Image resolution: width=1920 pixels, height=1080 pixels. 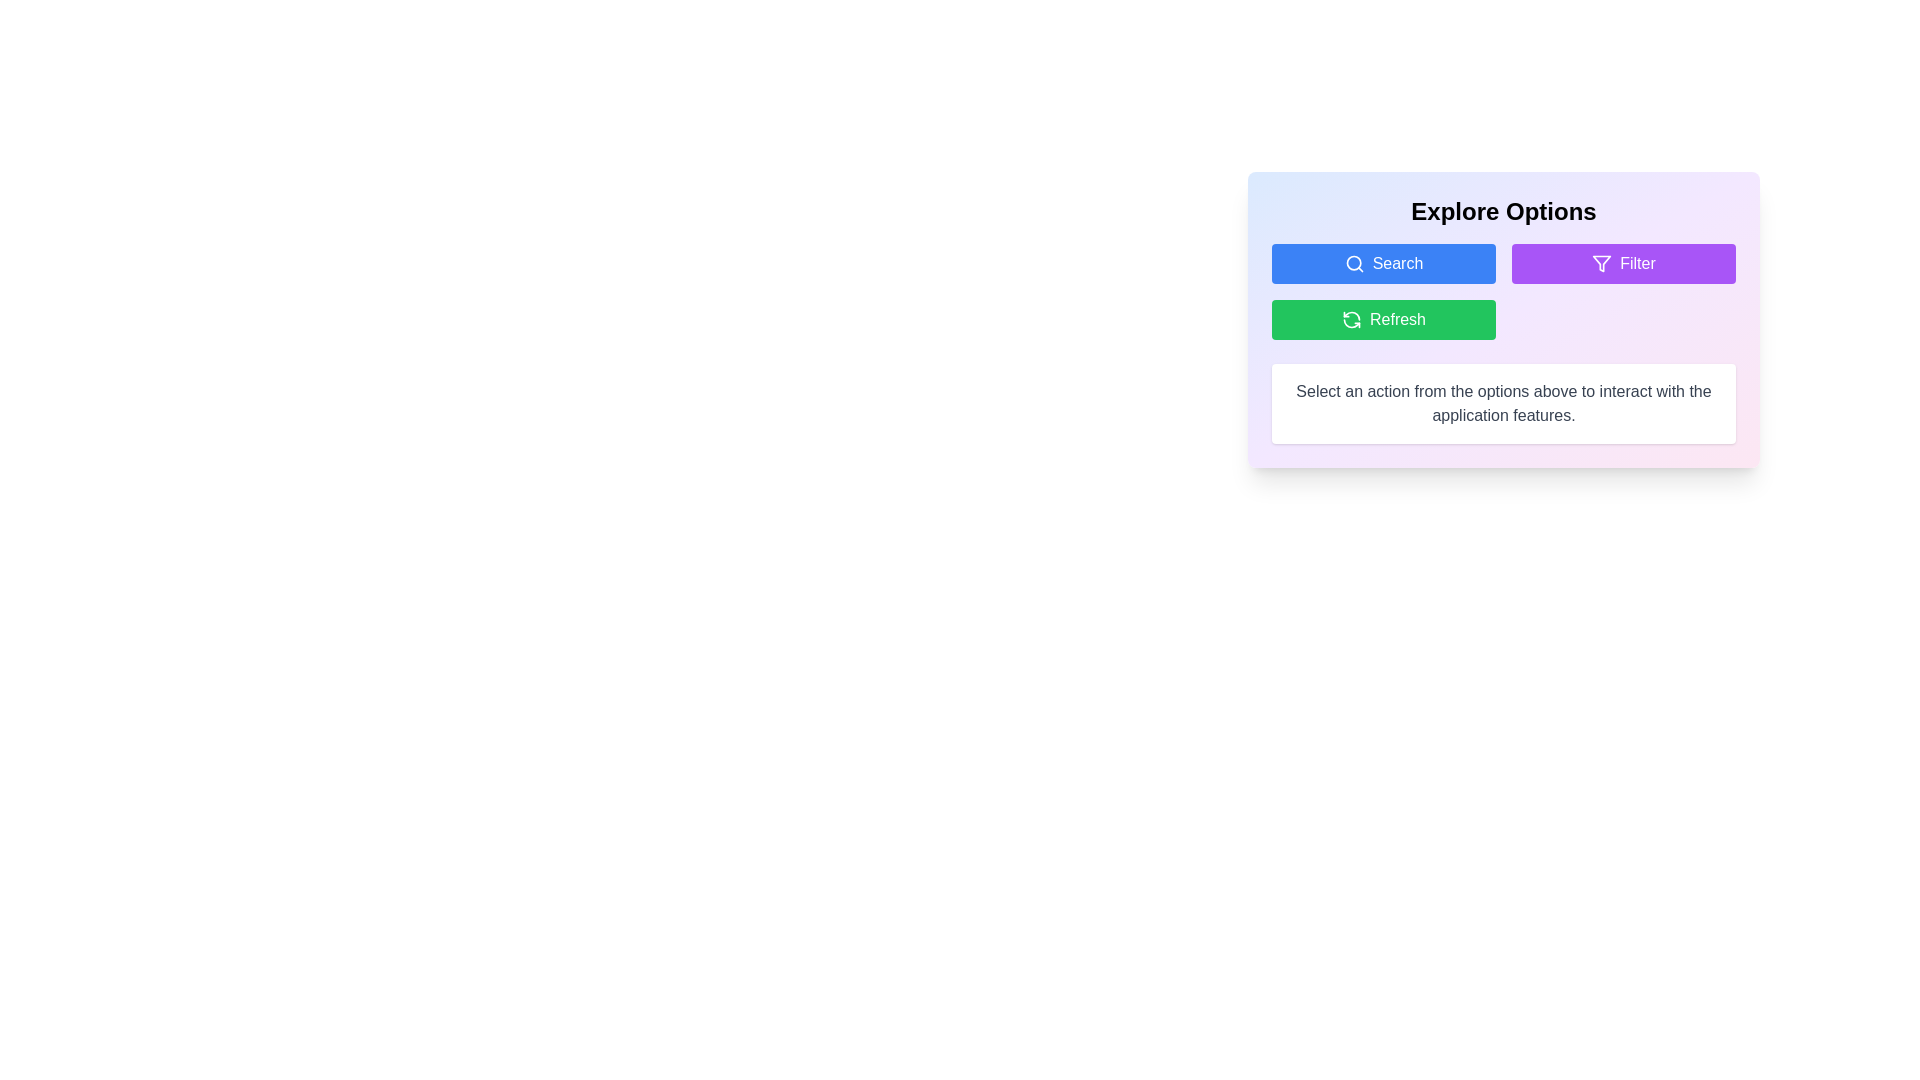 What do you see at coordinates (1352, 319) in the screenshot?
I see `the refresh icon, which is a circular arrow on a green background inside a green rectangular button labeled 'Refresh', located in the second row of options below the title 'Explore Options'` at bounding box center [1352, 319].